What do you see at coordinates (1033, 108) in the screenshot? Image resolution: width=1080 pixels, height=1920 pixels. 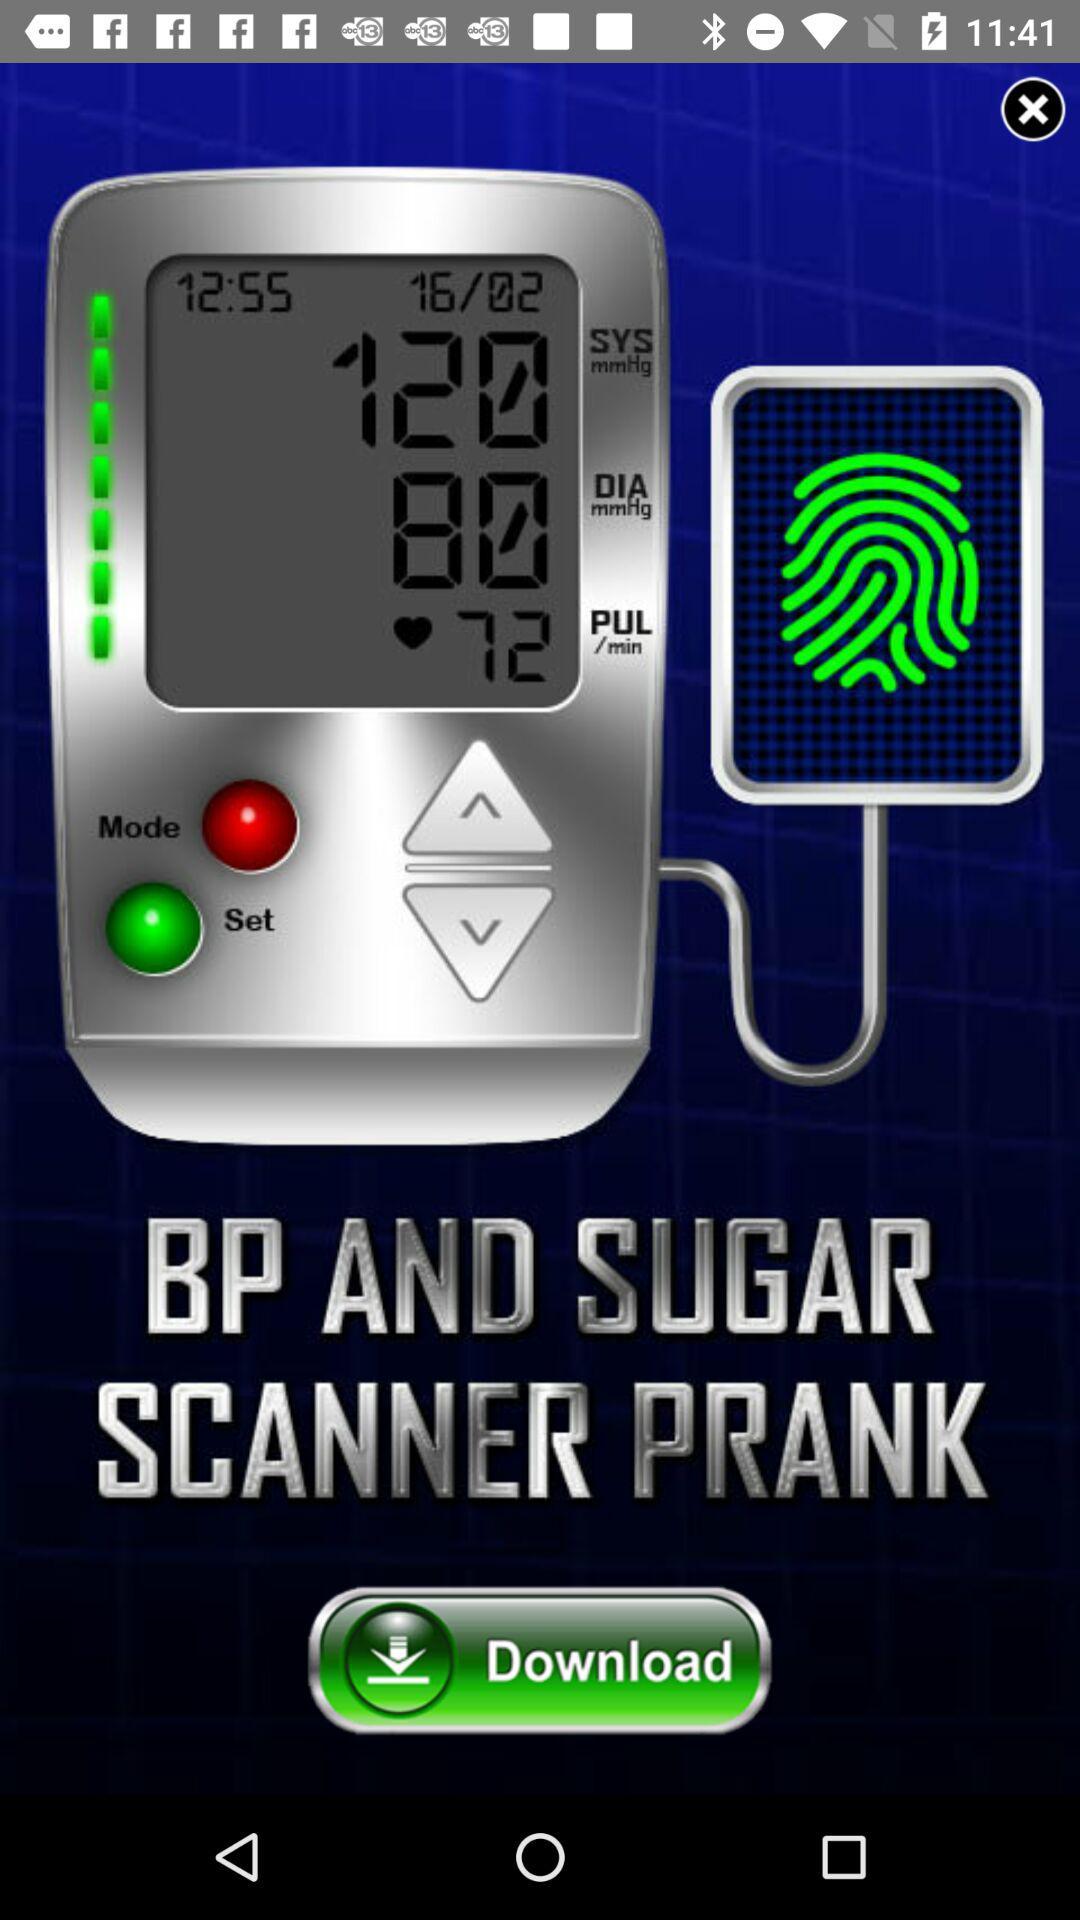 I see `window` at bounding box center [1033, 108].